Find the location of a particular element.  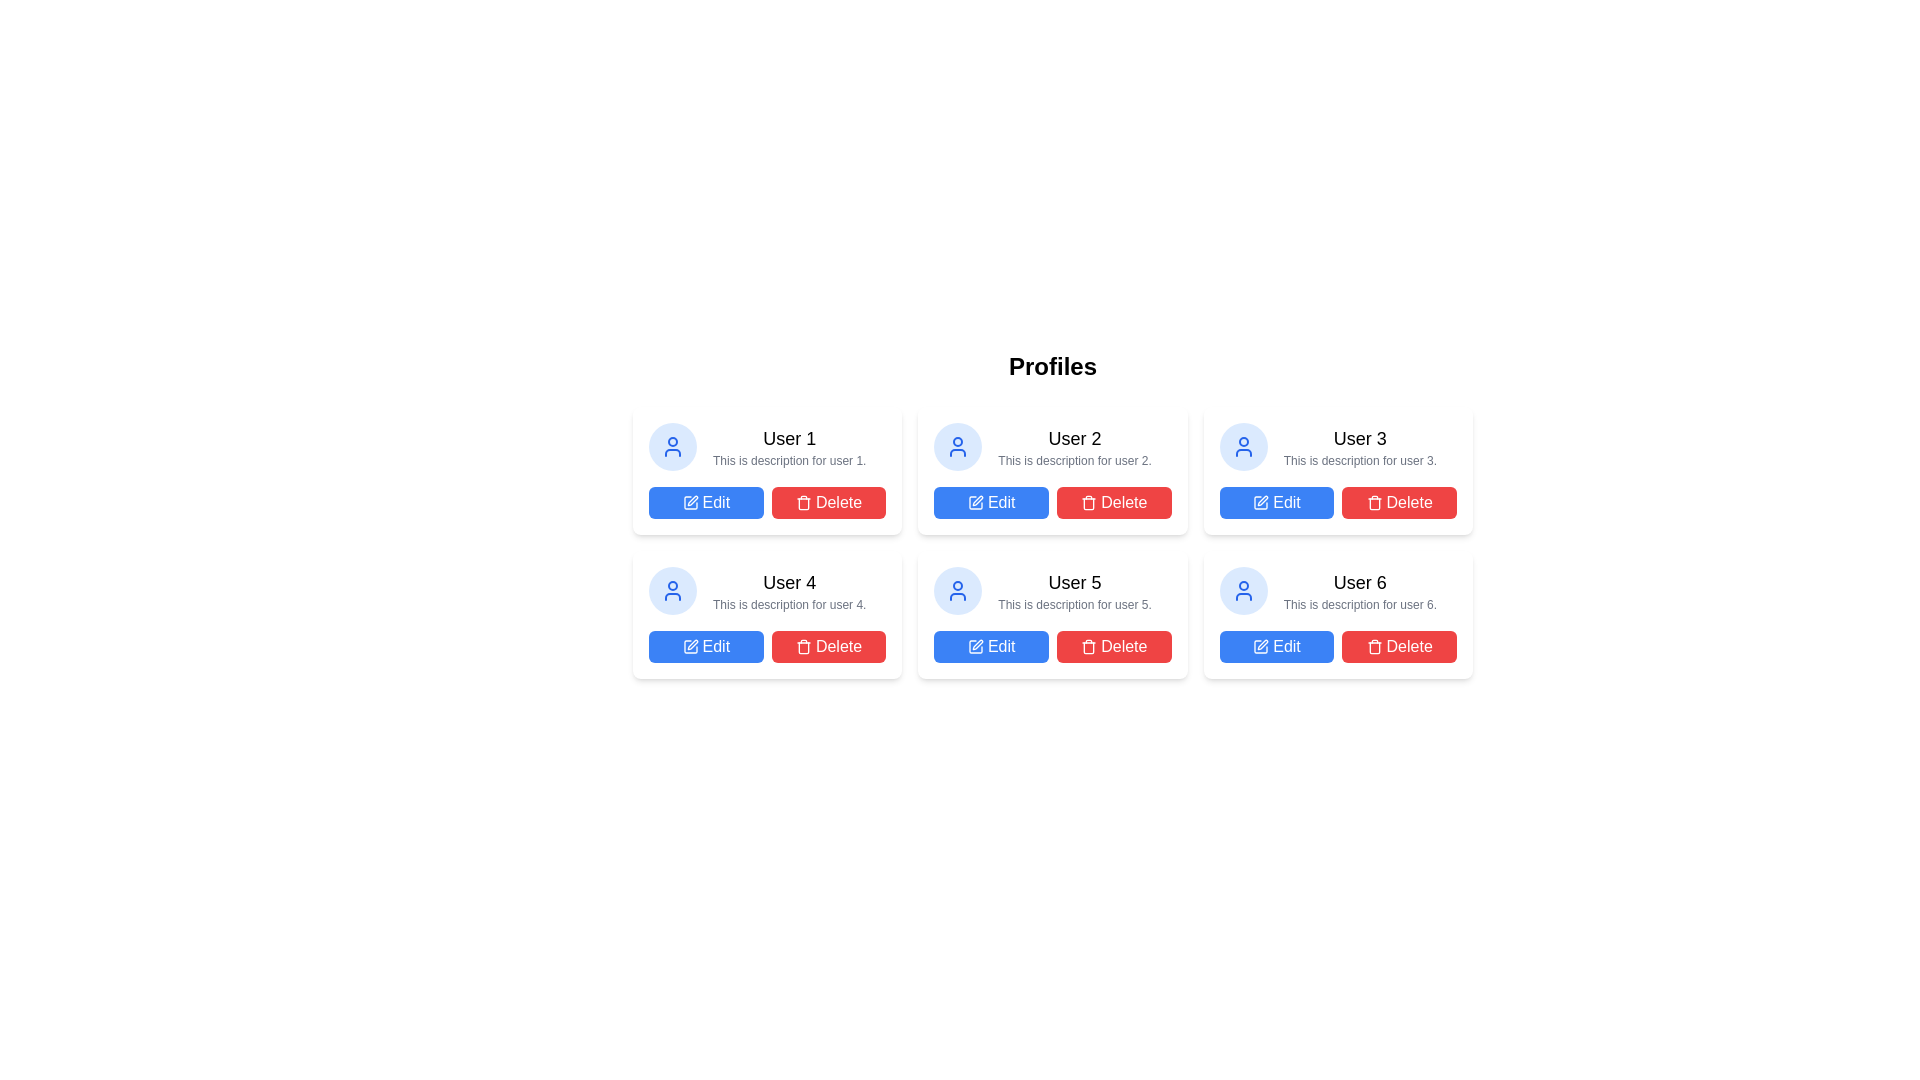

the user profile icon located at the top-left corner of the sixth card in a 2x3 grid layout is located at coordinates (1242, 589).